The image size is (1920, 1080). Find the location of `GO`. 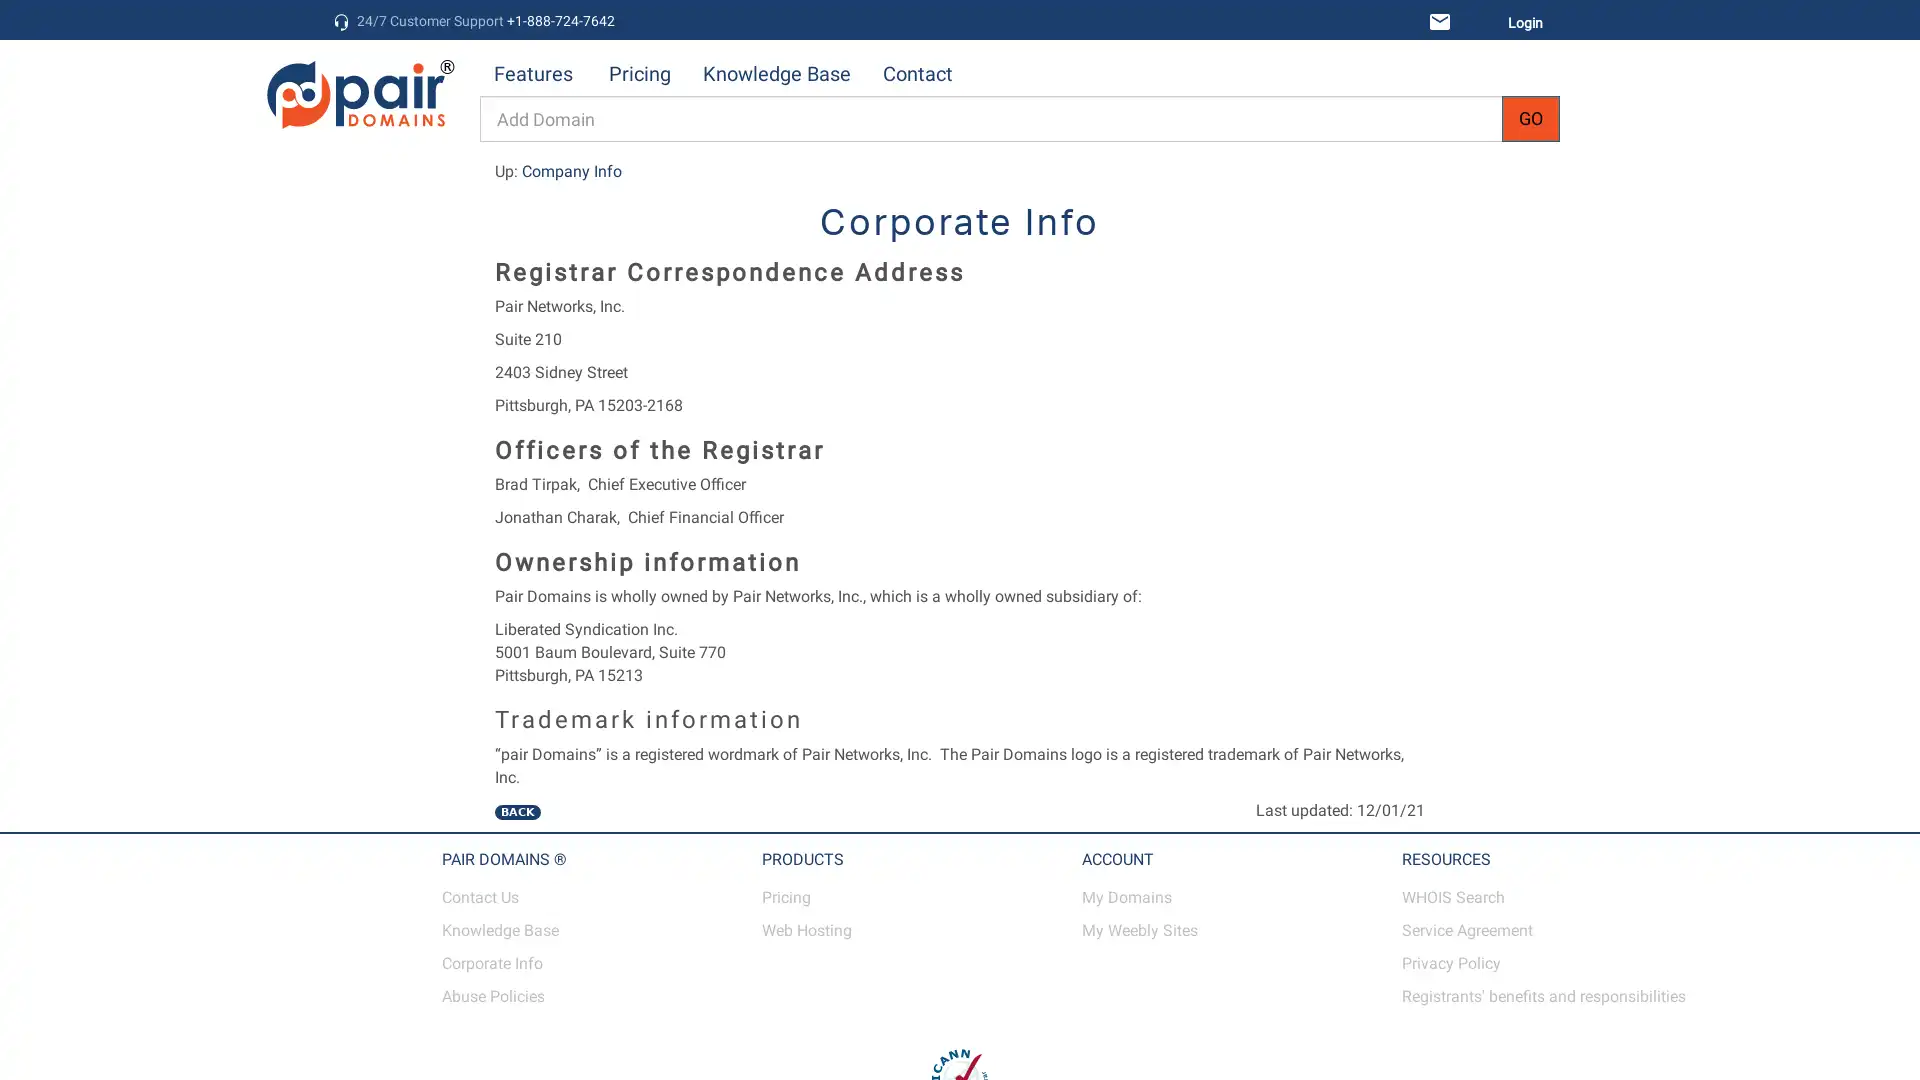

GO is located at coordinates (1530, 119).